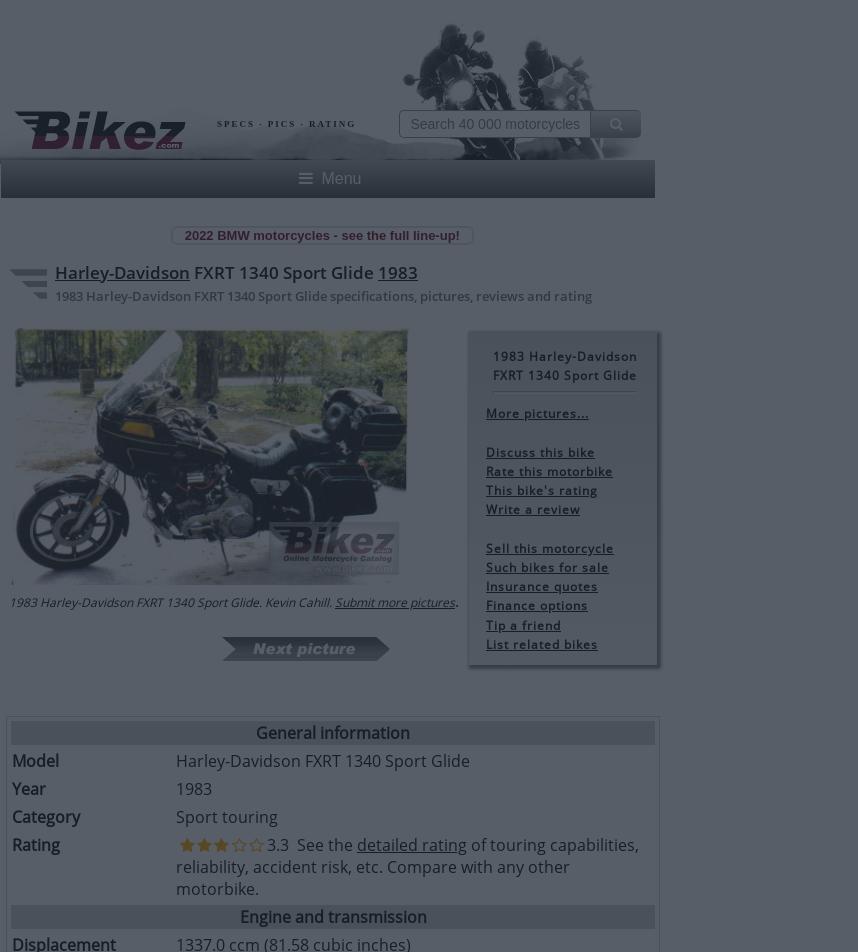  Describe the element at coordinates (262, 844) in the screenshot. I see `'3.3  See the'` at that location.